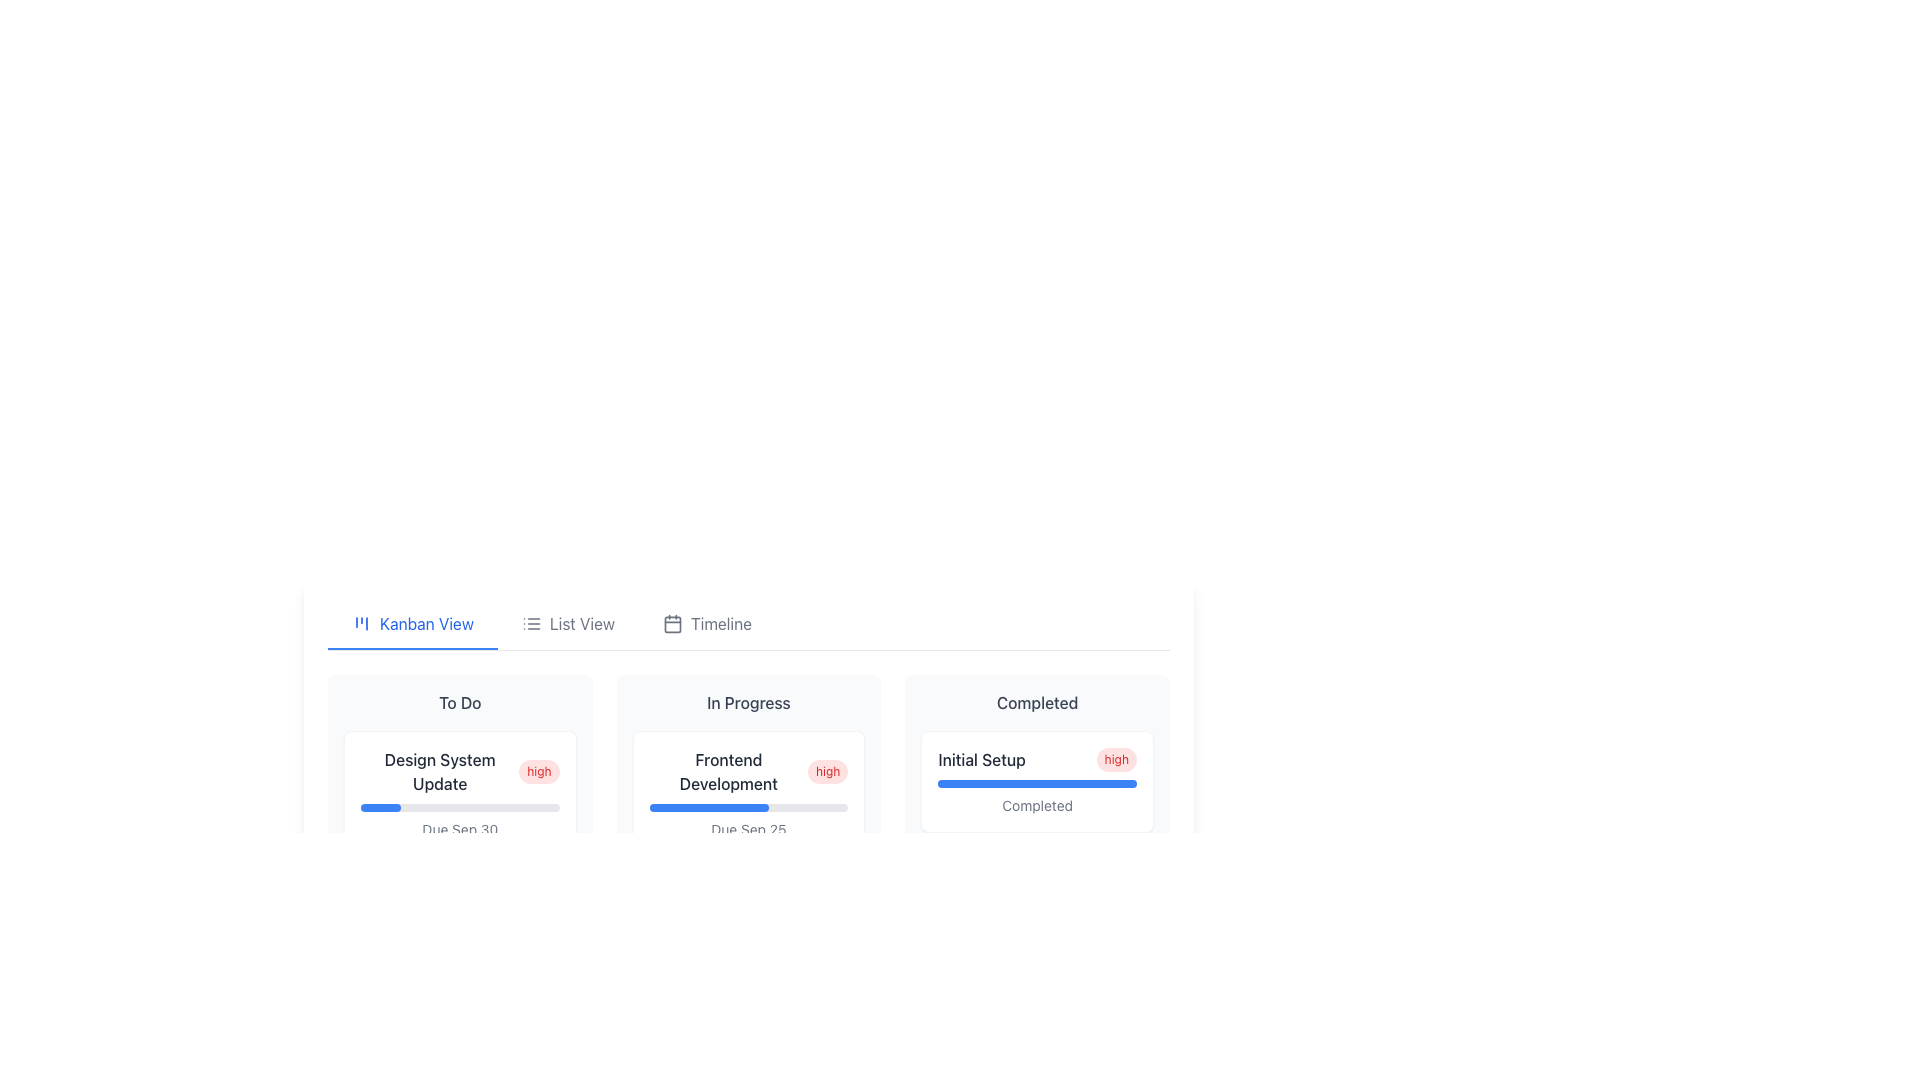 The height and width of the screenshot is (1080, 1920). What do you see at coordinates (709, 806) in the screenshot?
I see `the progress bar filled to 60% within the 'Frontend Development' card located above the text 'Due Sep 25'` at bounding box center [709, 806].